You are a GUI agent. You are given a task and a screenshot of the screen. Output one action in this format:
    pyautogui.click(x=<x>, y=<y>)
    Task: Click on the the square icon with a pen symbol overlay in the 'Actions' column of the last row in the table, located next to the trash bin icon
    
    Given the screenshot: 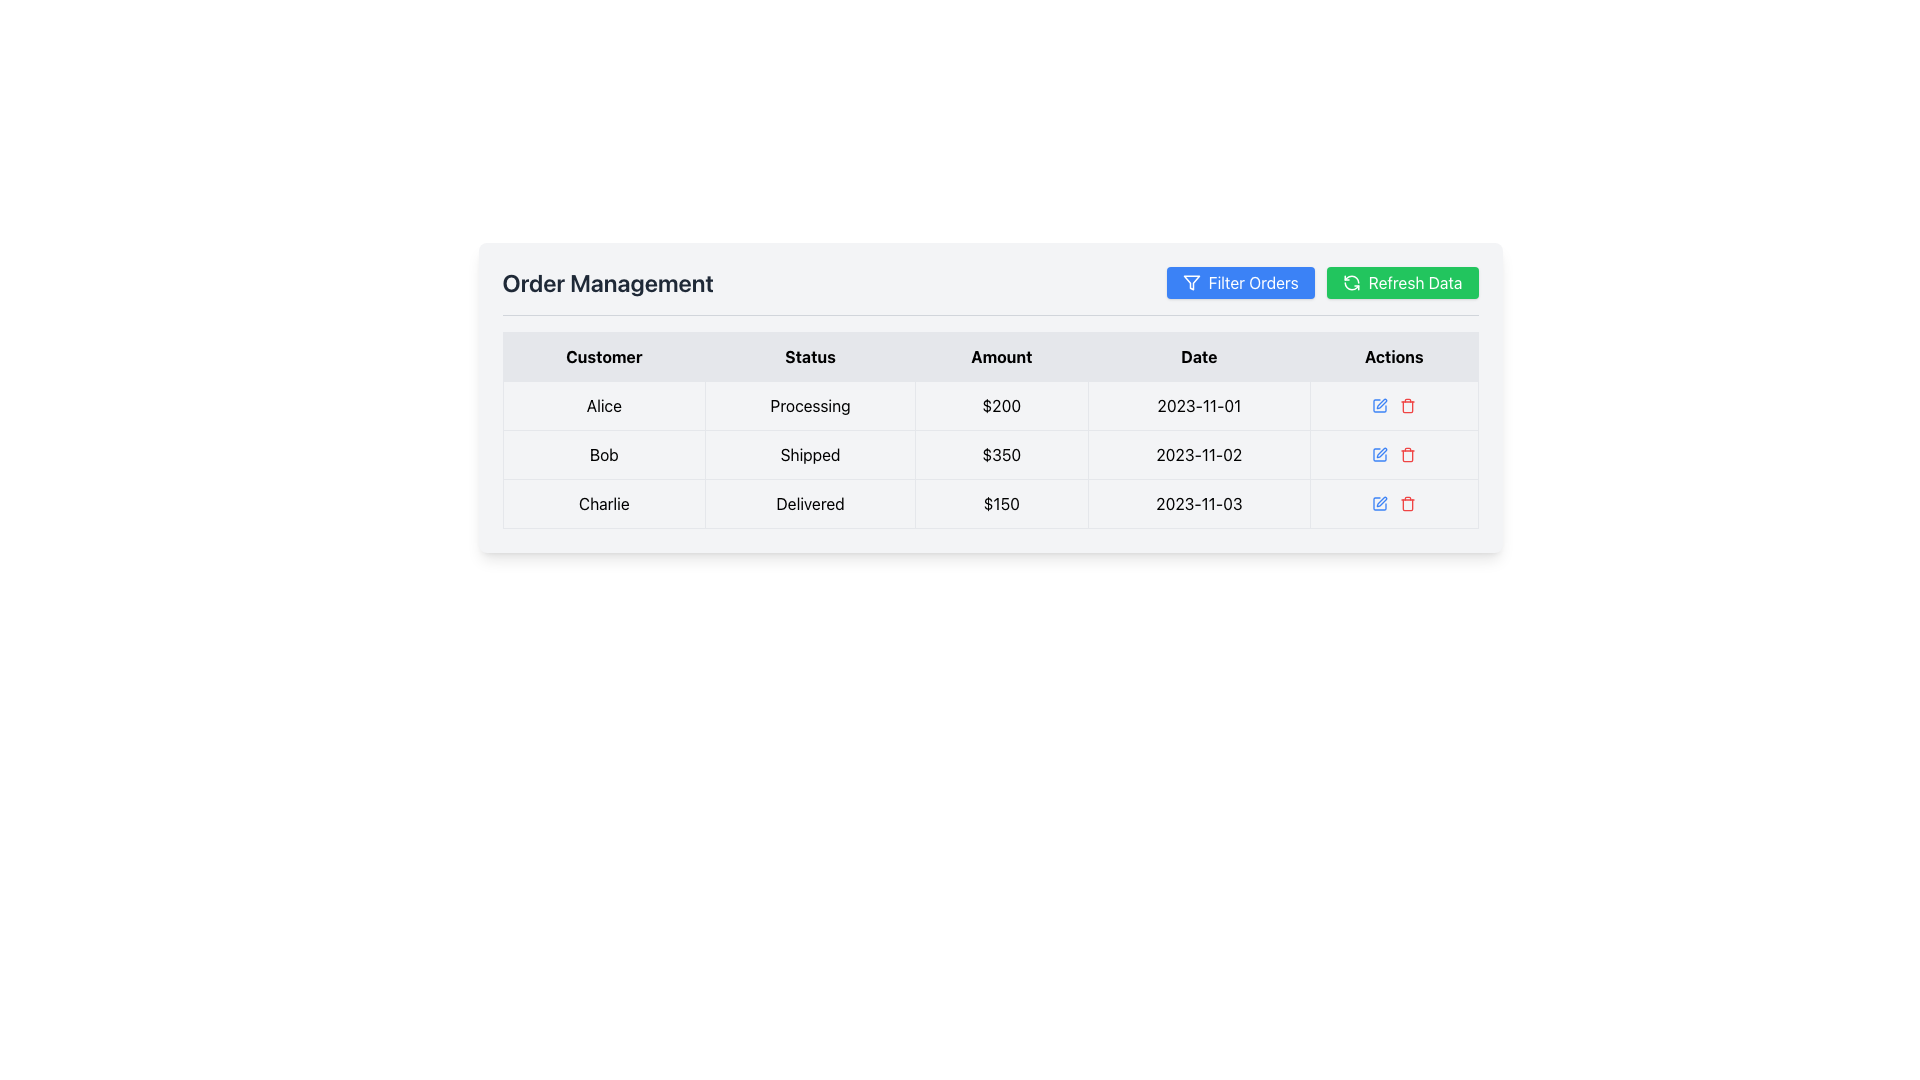 What is the action you would take?
    pyautogui.click(x=1379, y=503)
    